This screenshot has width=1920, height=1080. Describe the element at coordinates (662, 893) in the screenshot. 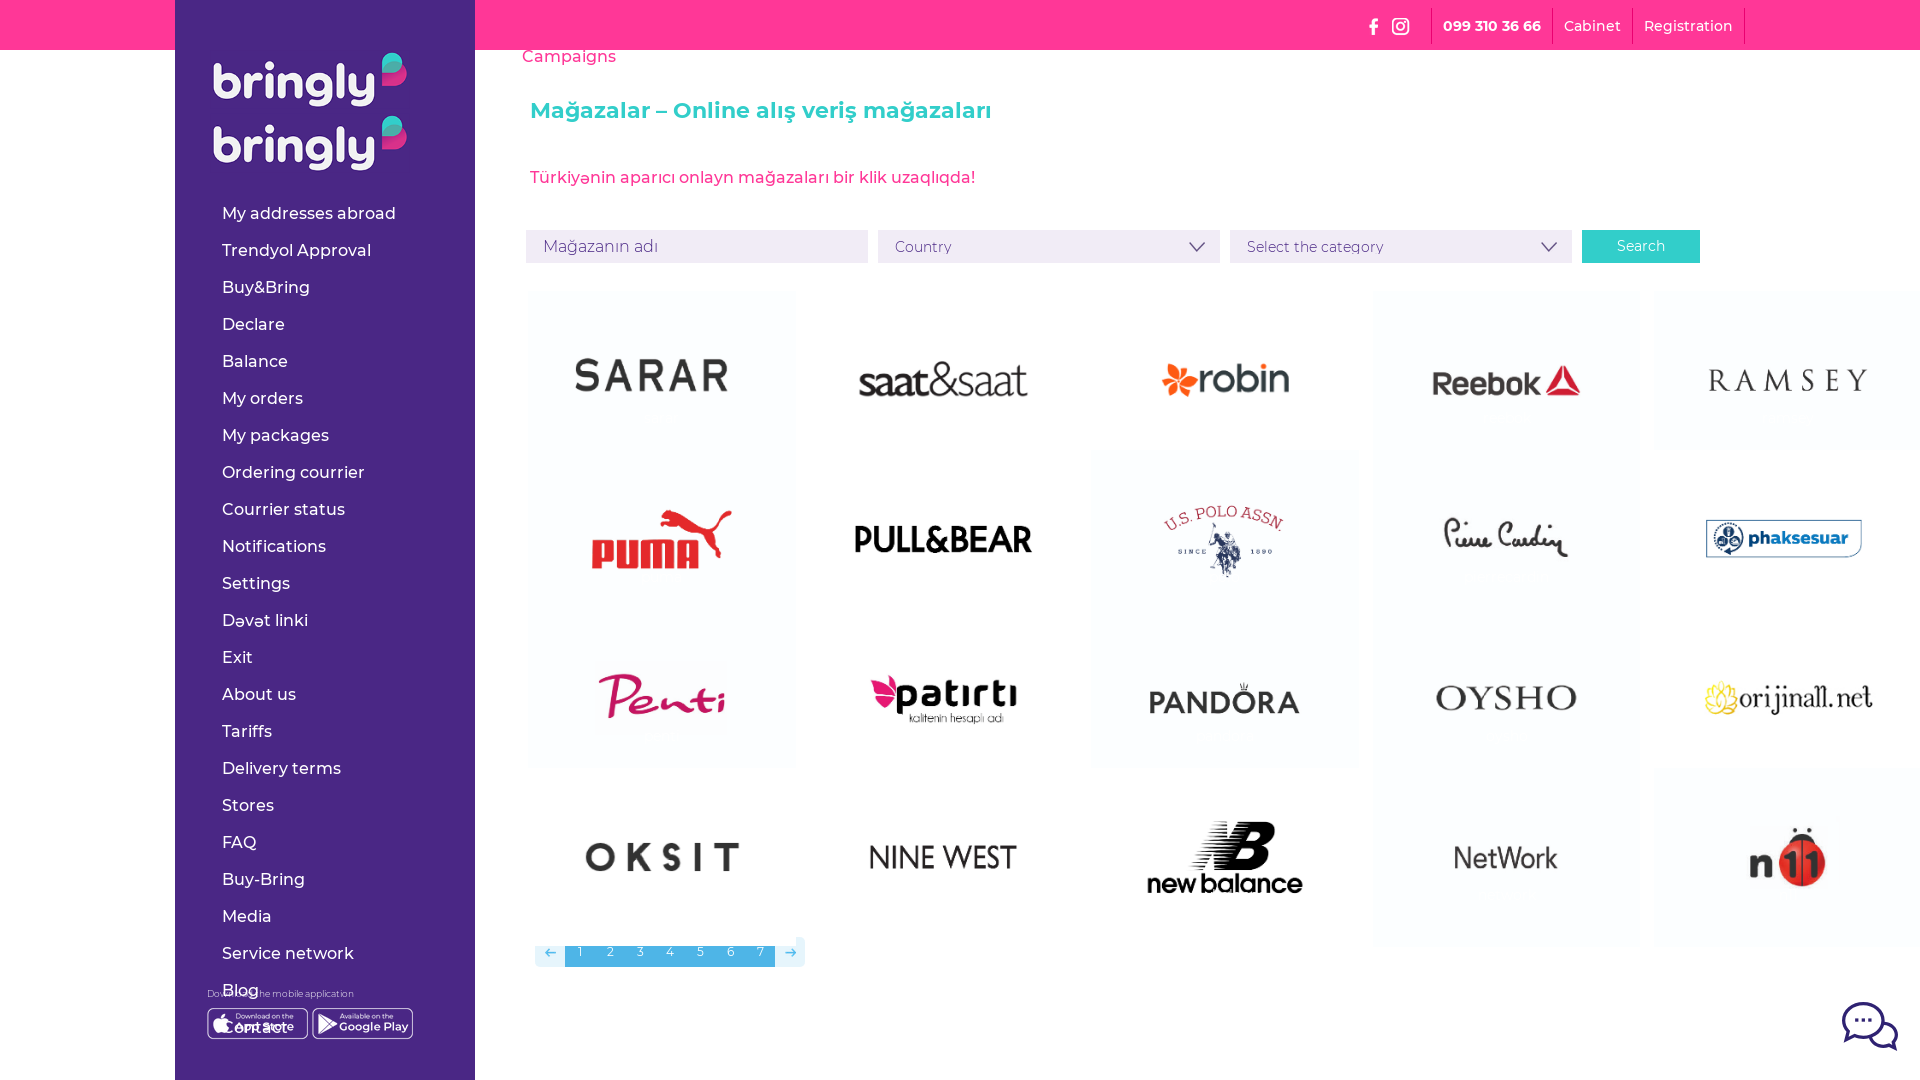

I see `'oksit'` at that location.